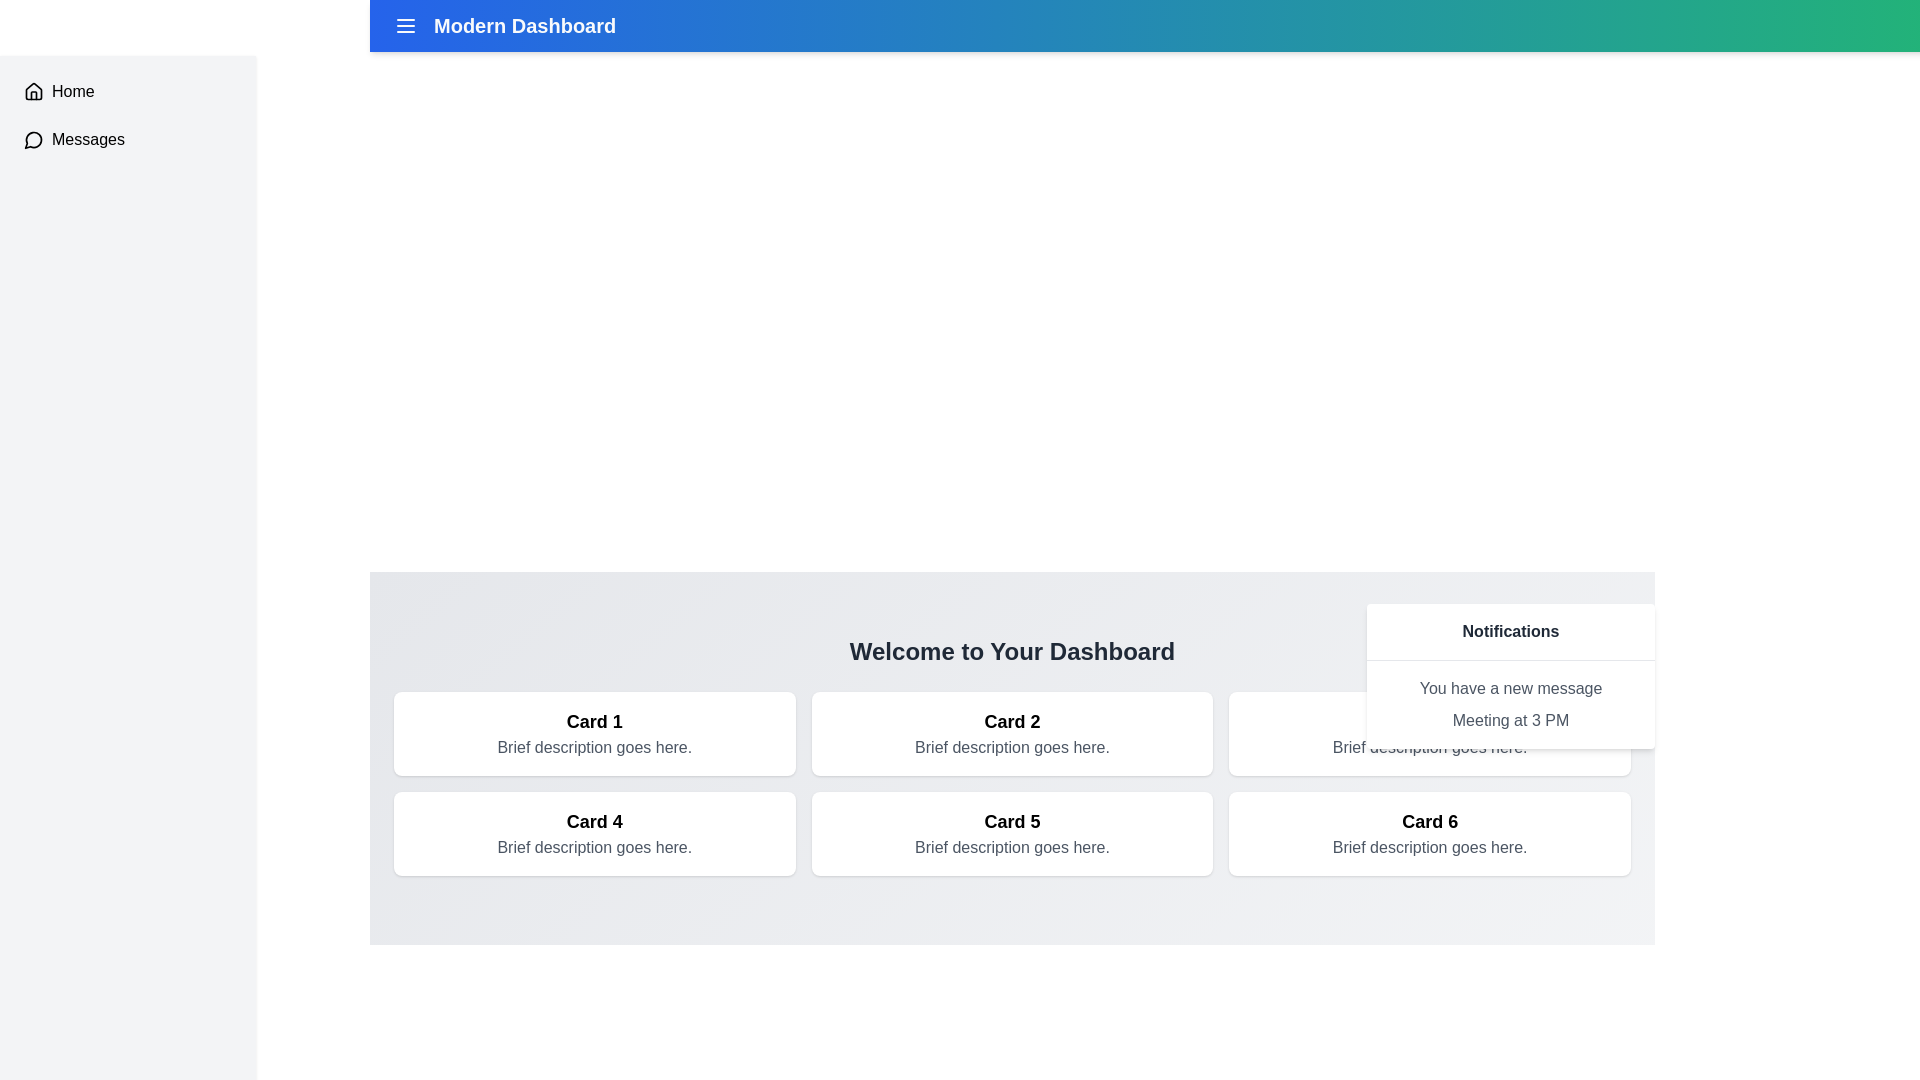  I want to click on the text label that serves as the title for the card component labeled 'Card 4' located in the lower-left quadrant of the grid layout under 'Welcome to Your Dashboard.', so click(593, 821).